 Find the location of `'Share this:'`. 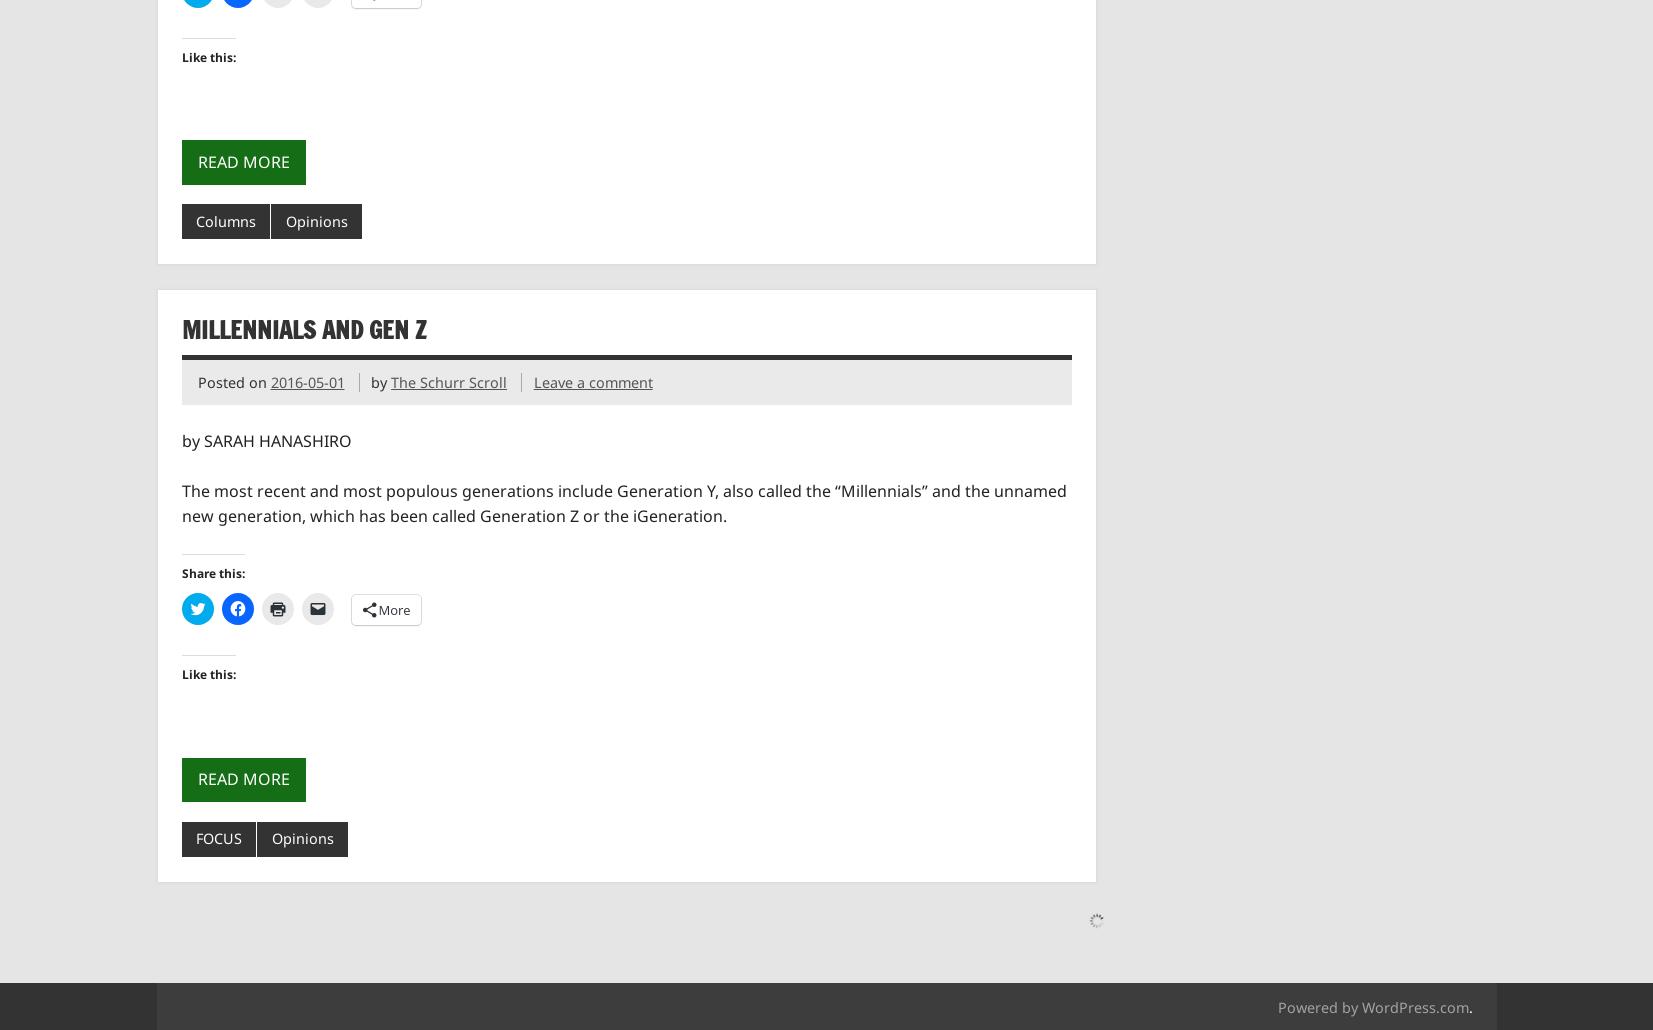

'Share this:' is located at coordinates (211, 572).